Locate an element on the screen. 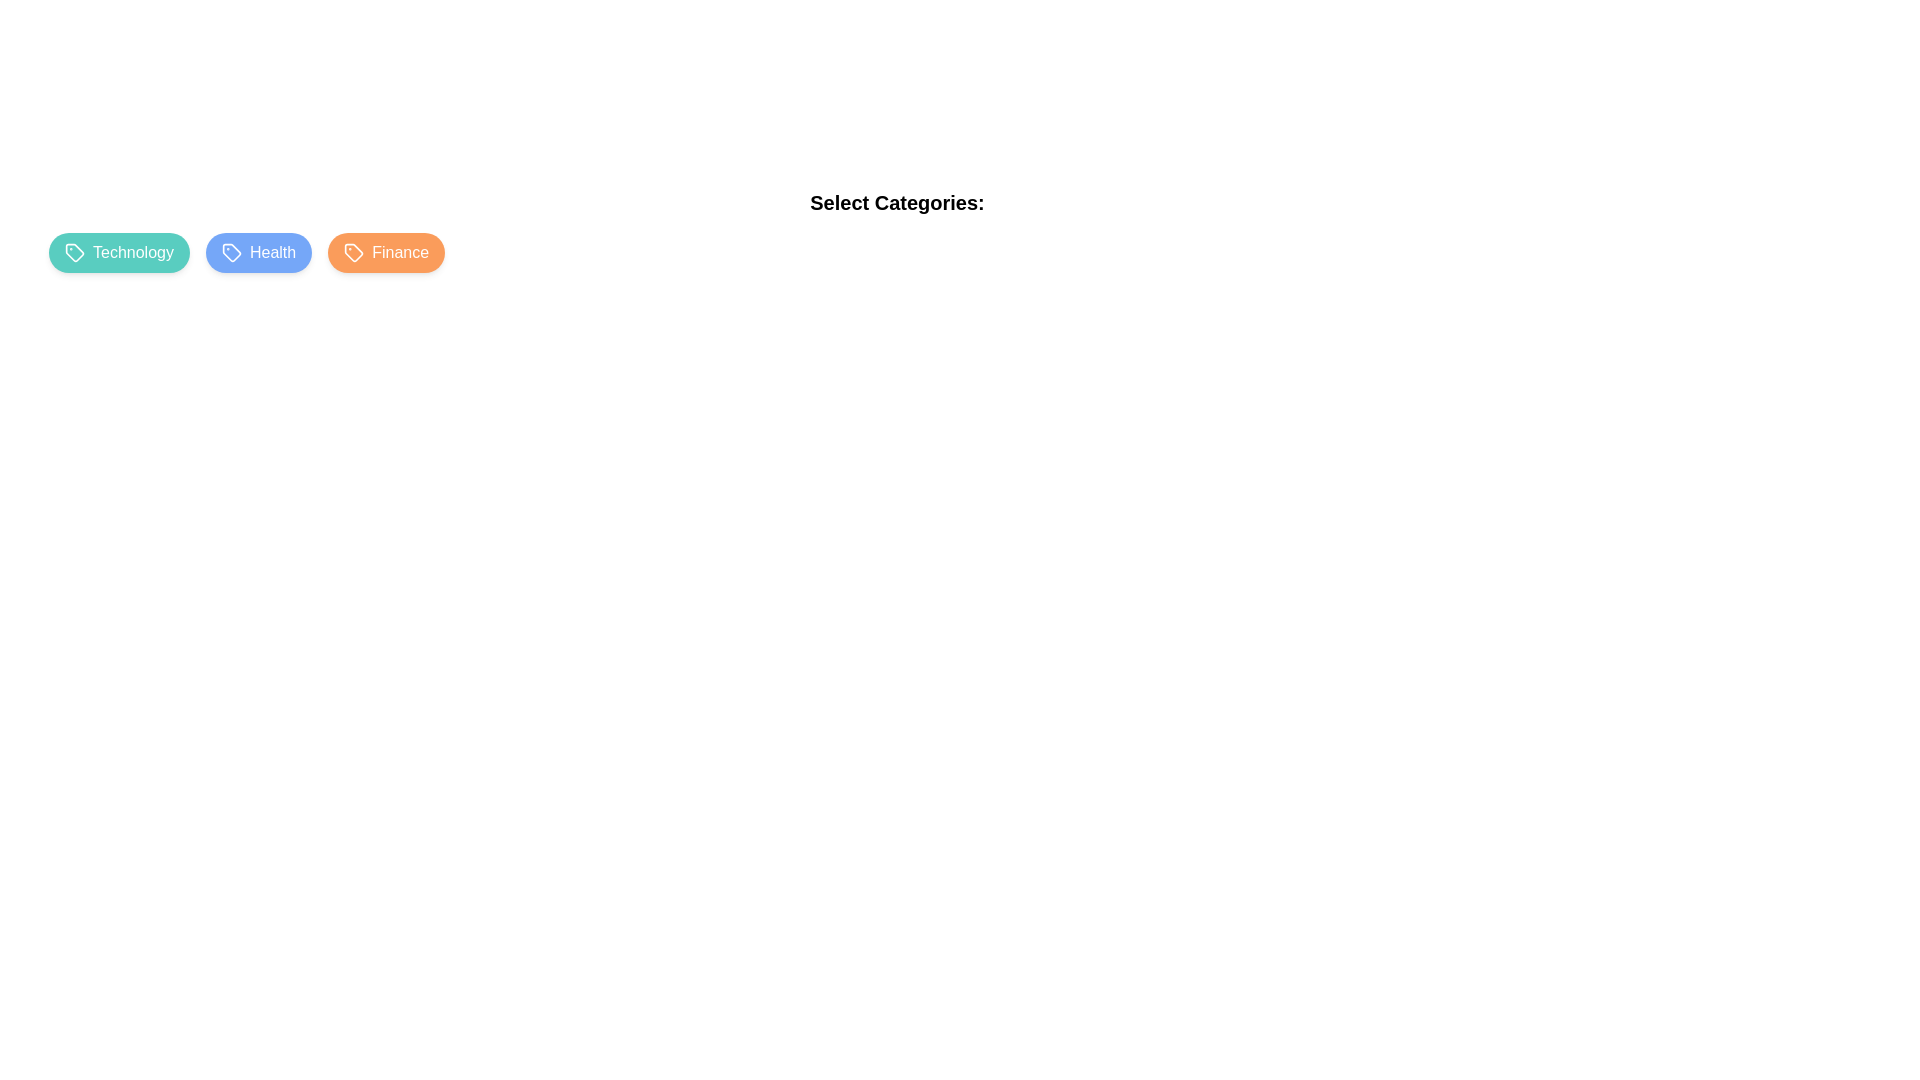 This screenshot has height=1080, width=1920. the category chip Finance is located at coordinates (387, 252).